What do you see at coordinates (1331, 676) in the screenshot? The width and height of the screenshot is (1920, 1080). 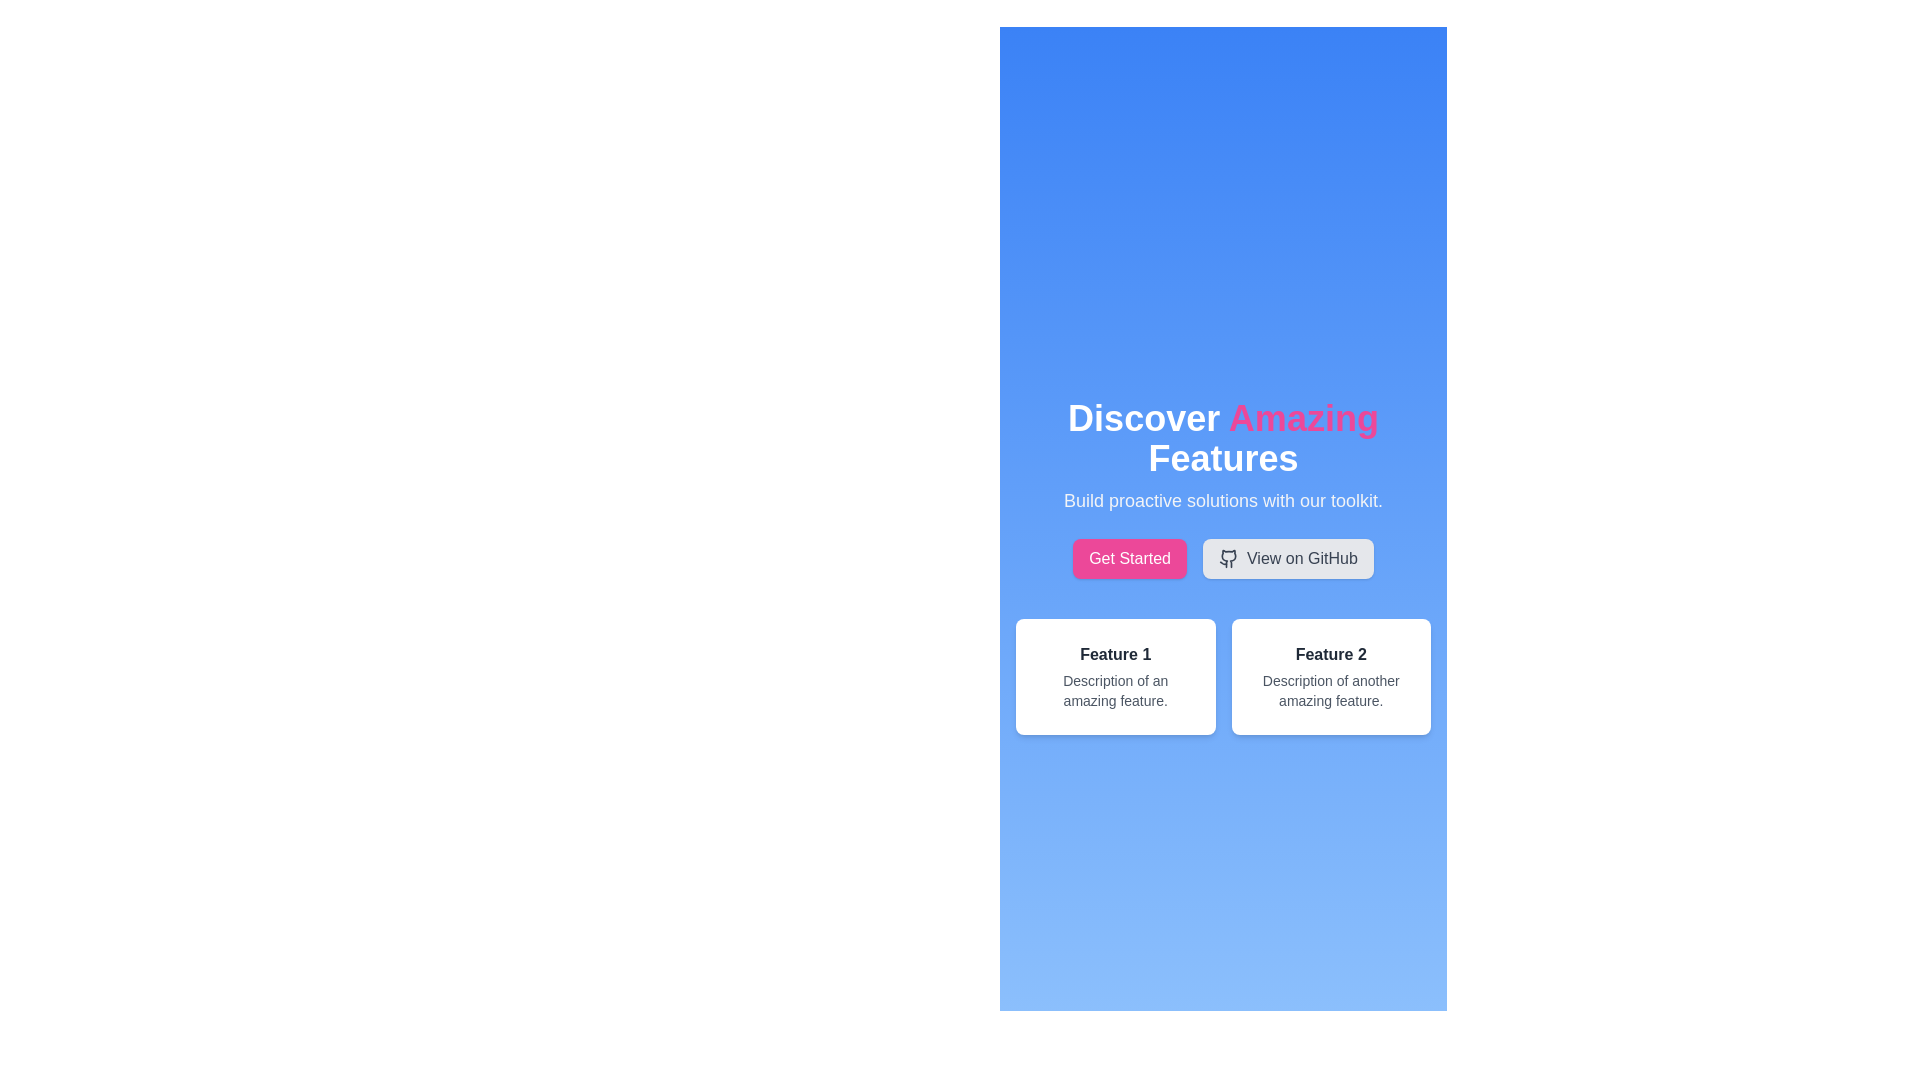 I see `the descriptive card for 'Feature 2', which is the second card in a two-column grid under 'Discover Amazing Features'` at bounding box center [1331, 676].